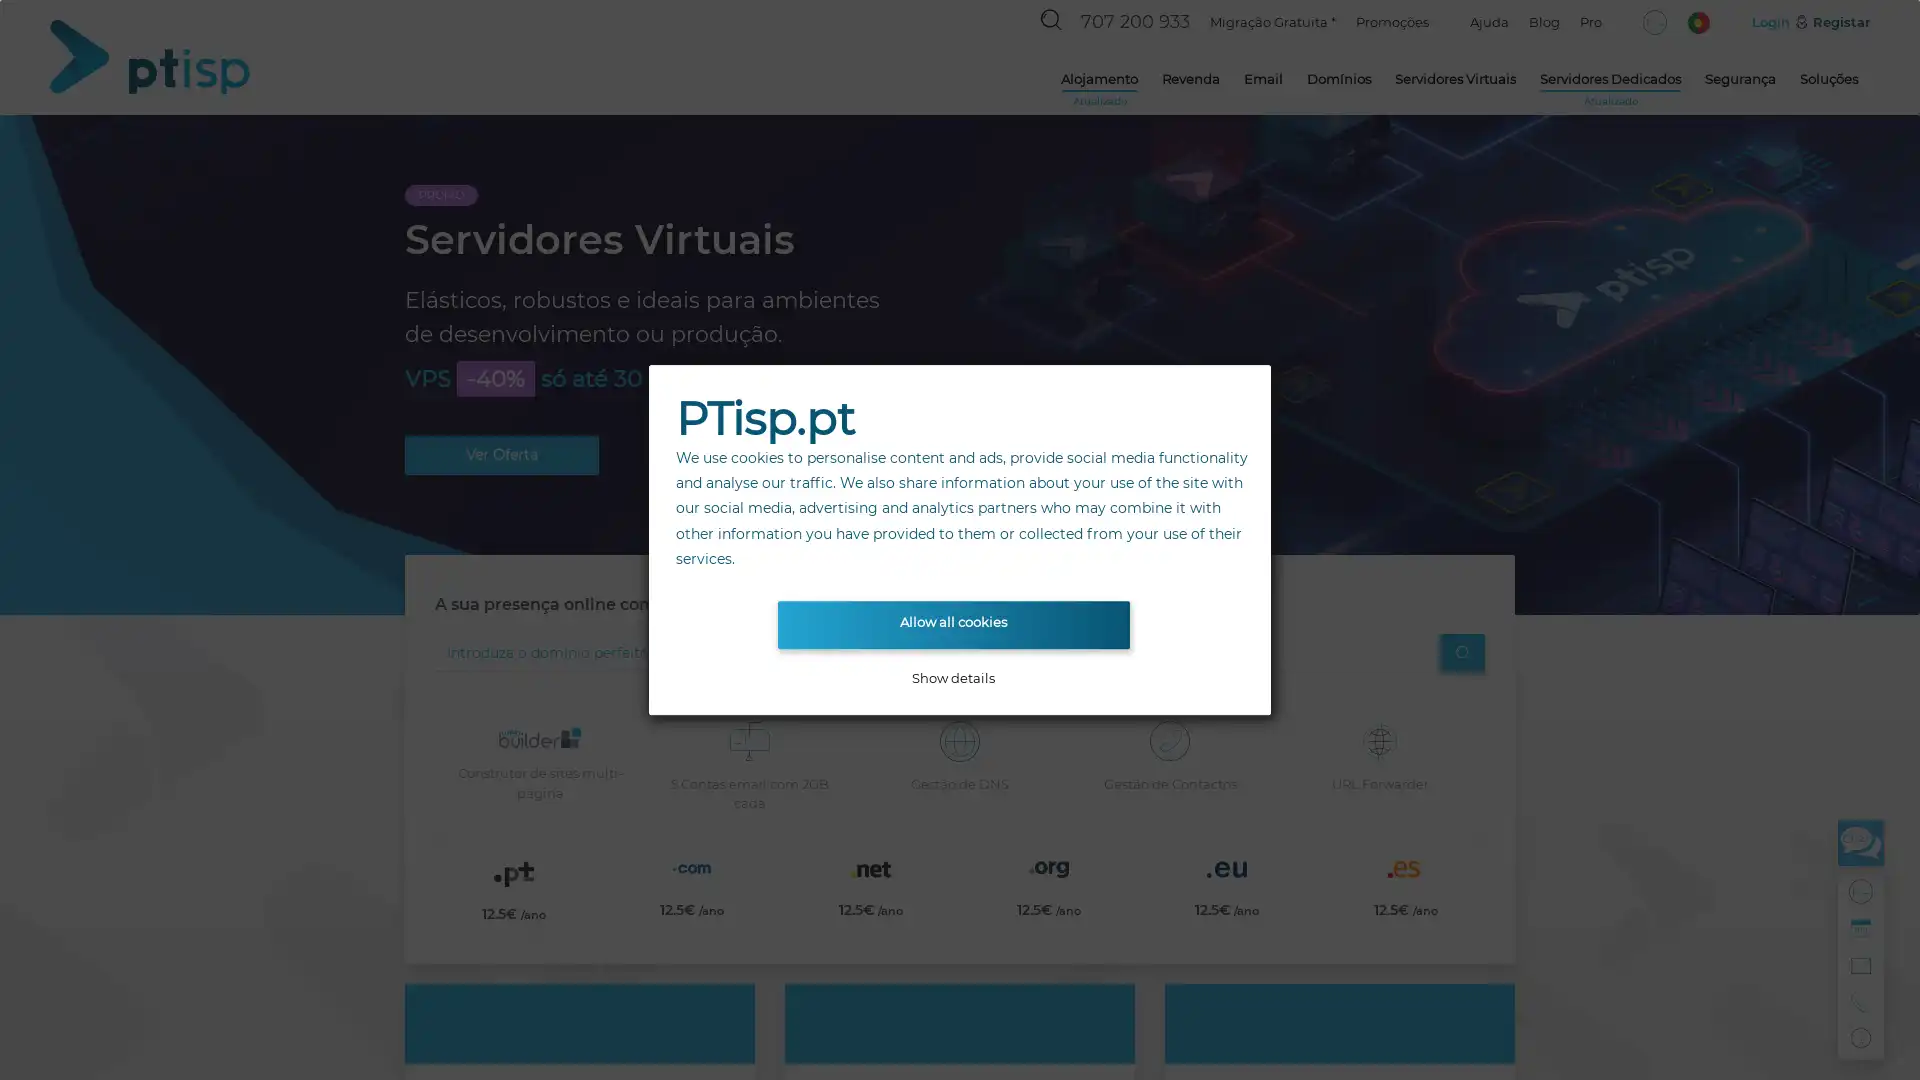 This screenshot has height=1080, width=1920. What do you see at coordinates (939, 531) in the screenshot?
I see `Go to slide 2` at bounding box center [939, 531].